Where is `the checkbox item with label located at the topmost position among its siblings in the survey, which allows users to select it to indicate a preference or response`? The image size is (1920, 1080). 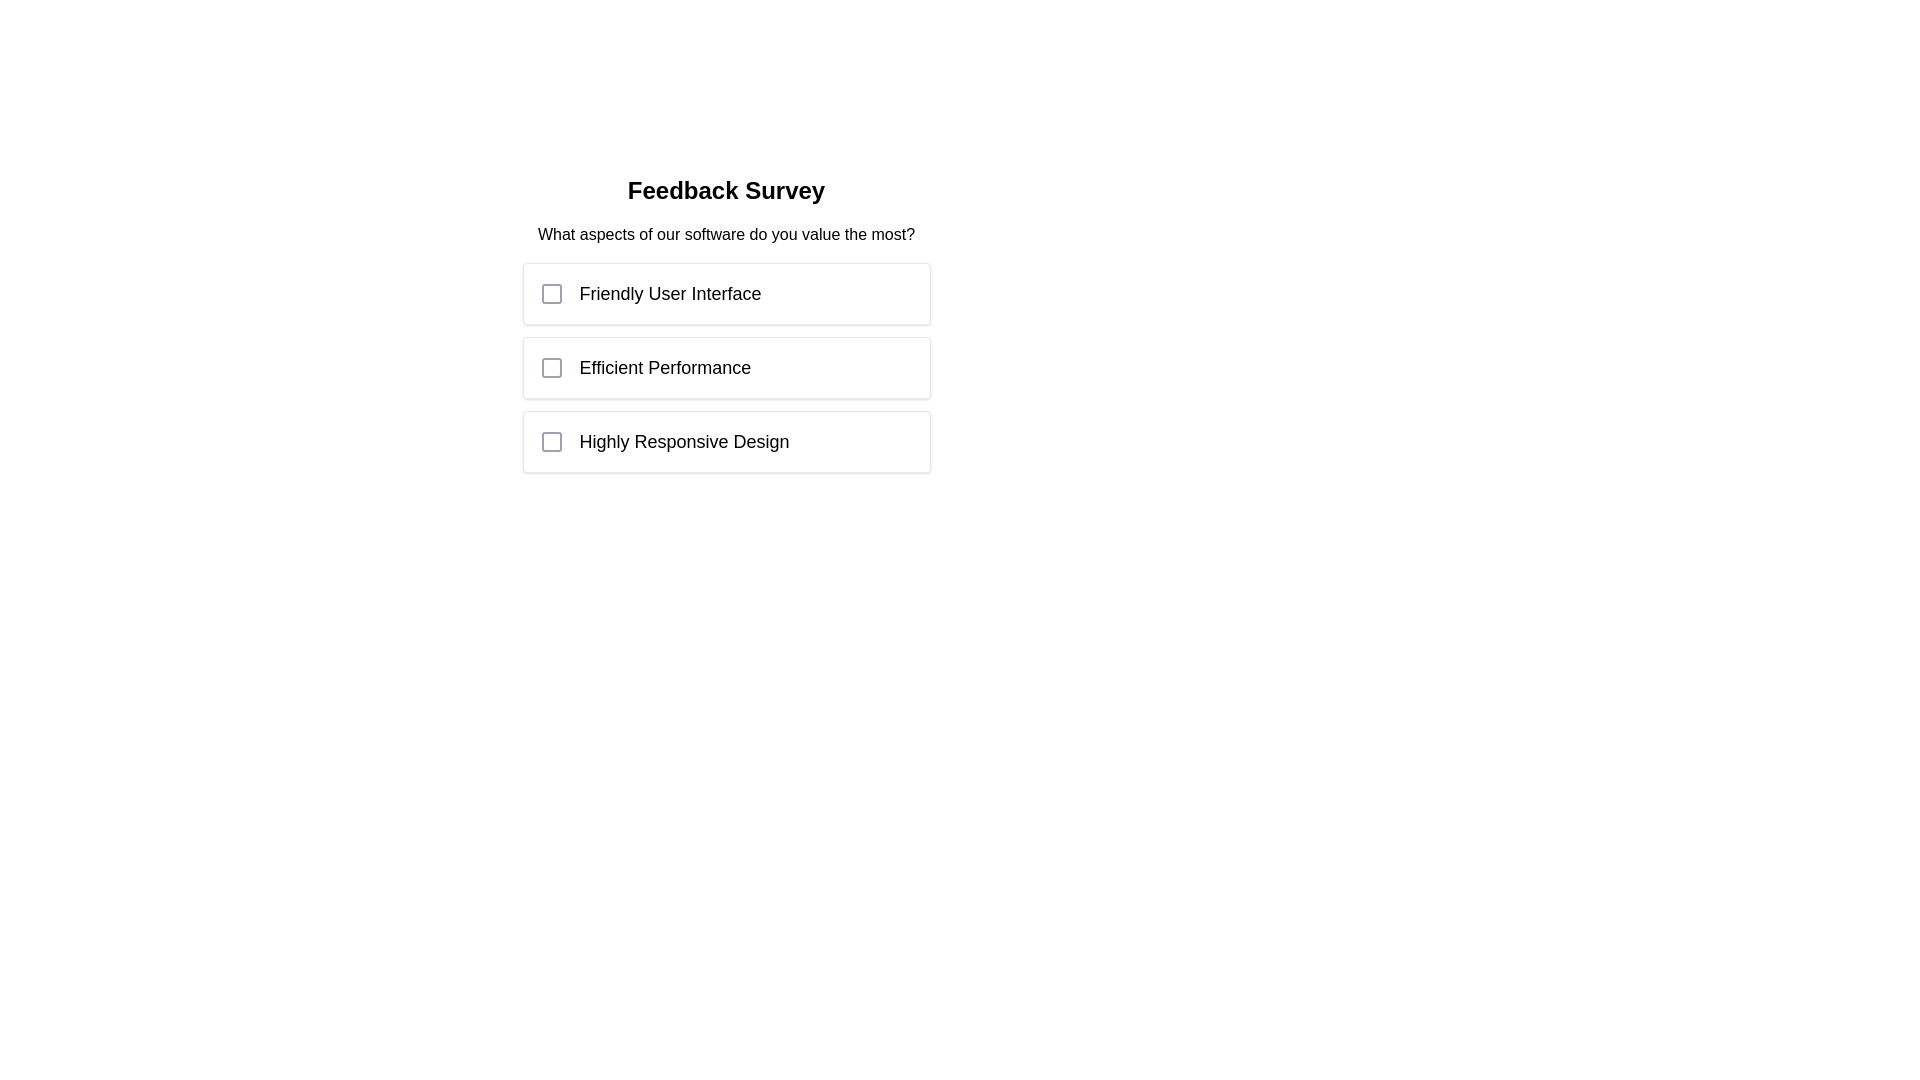 the checkbox item with label located at the topmost position among its siblings in the survey, which allows users to select it to indicate a preference or response is located at coordinates (725, 293).